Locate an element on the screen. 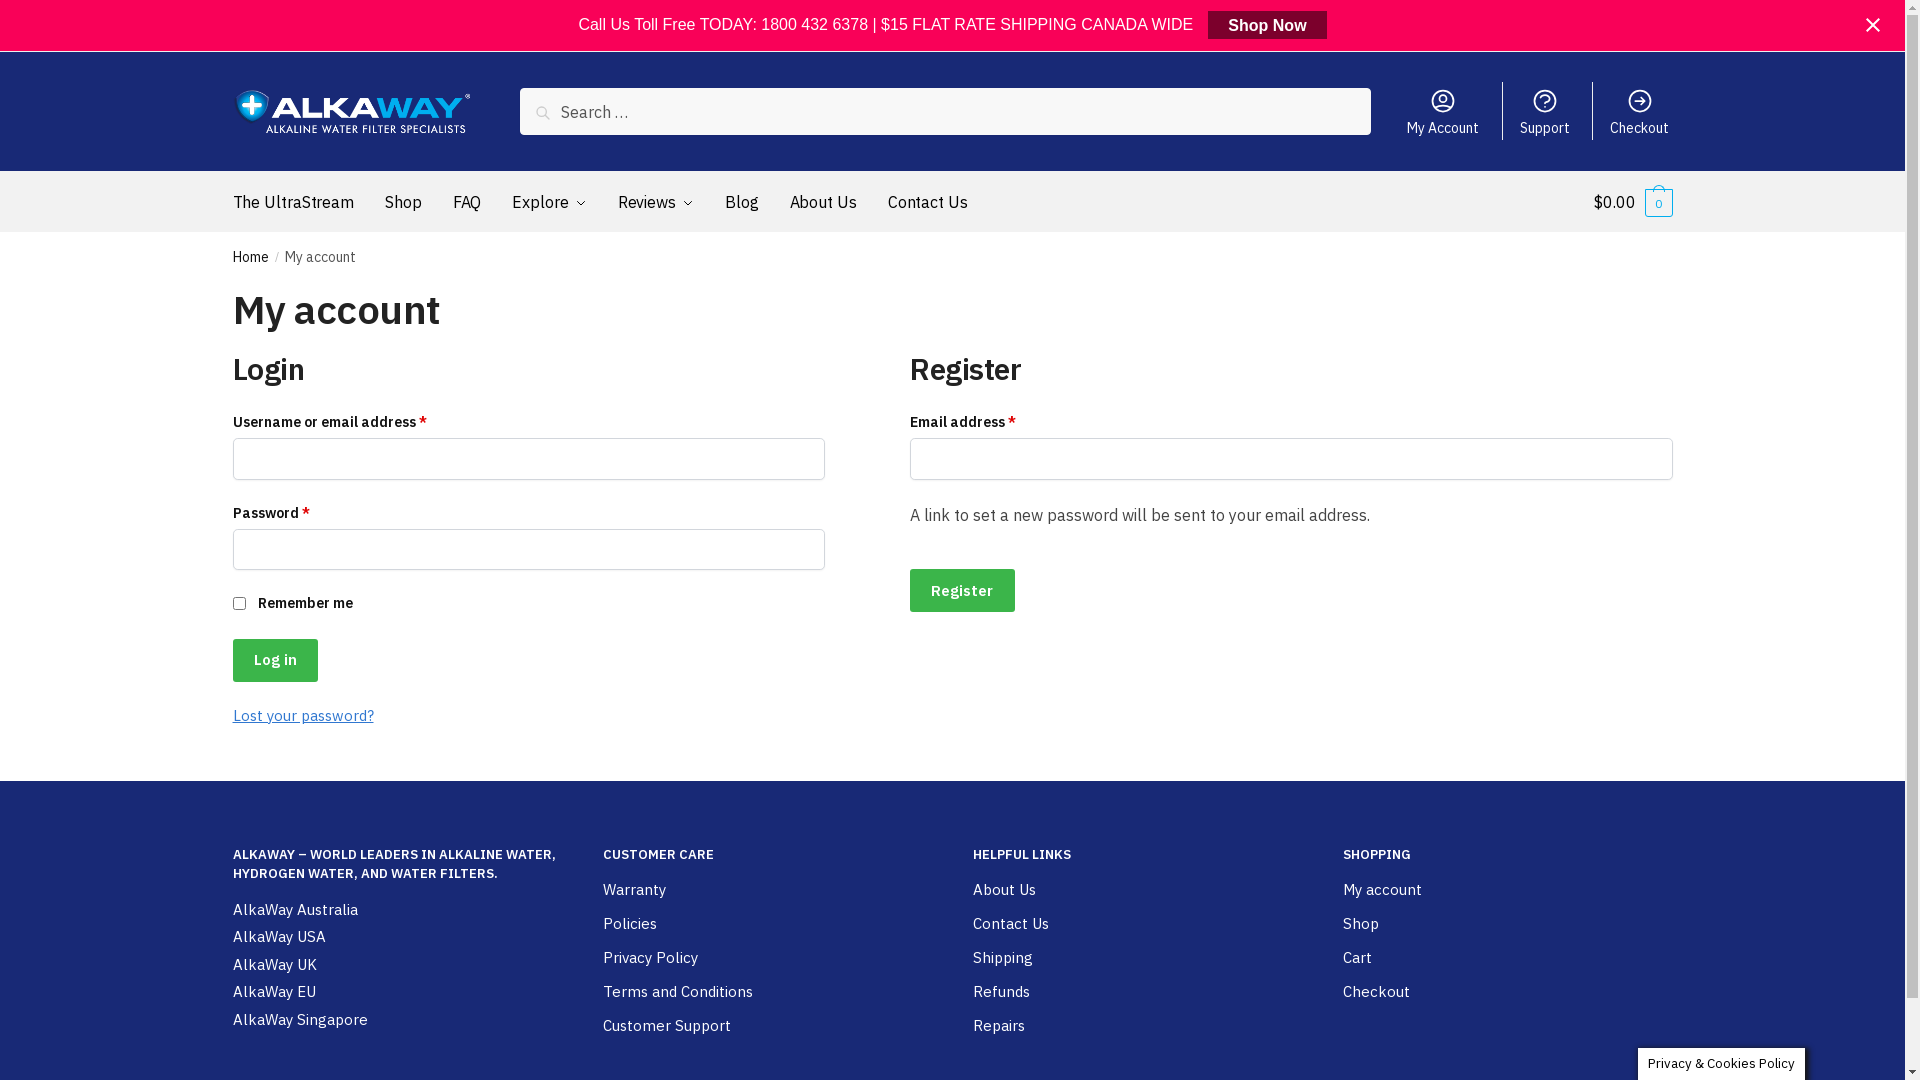 The height and width of the screenshot is (1080, 1920). 'Warranty' is located at coordinates (632, 889).